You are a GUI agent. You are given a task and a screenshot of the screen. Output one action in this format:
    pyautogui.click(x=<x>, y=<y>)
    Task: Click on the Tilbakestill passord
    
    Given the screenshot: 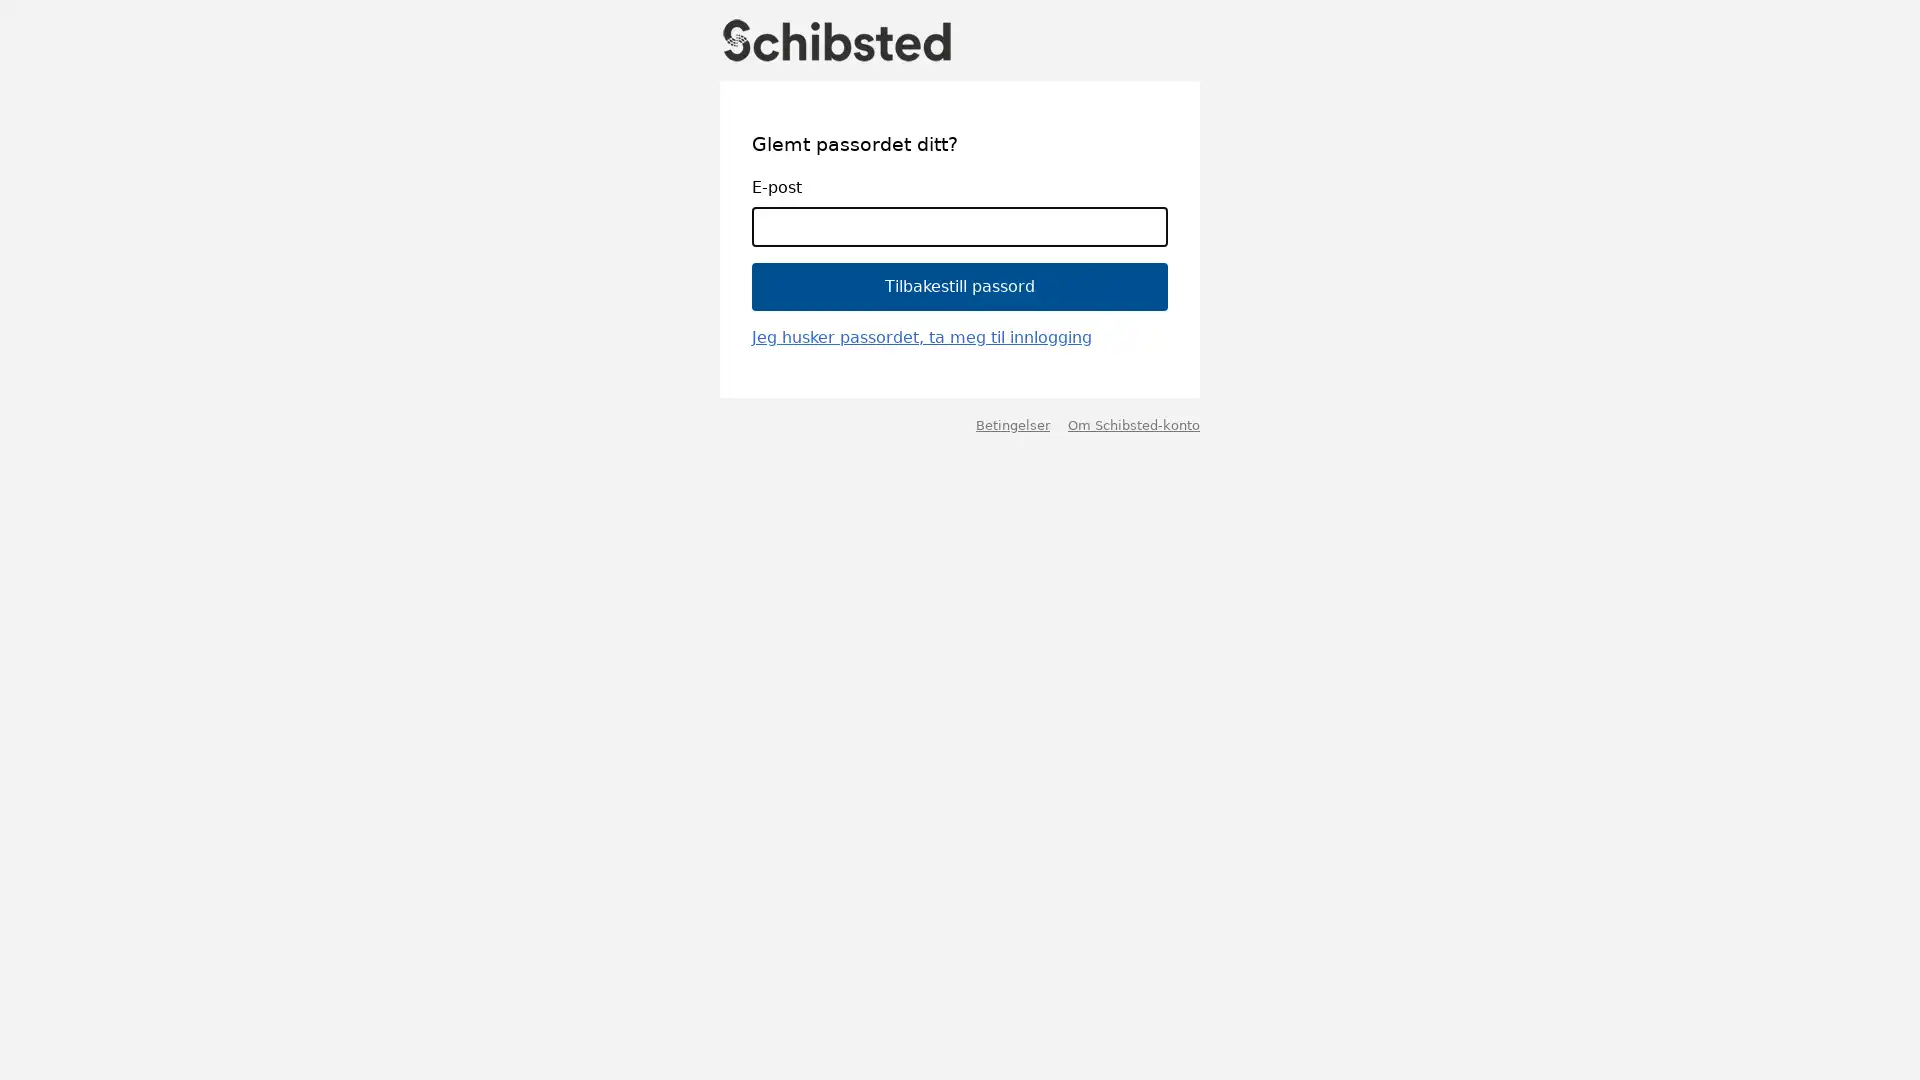 What is the action you would take?
    pyautogui.click(x=960, y=286)
    